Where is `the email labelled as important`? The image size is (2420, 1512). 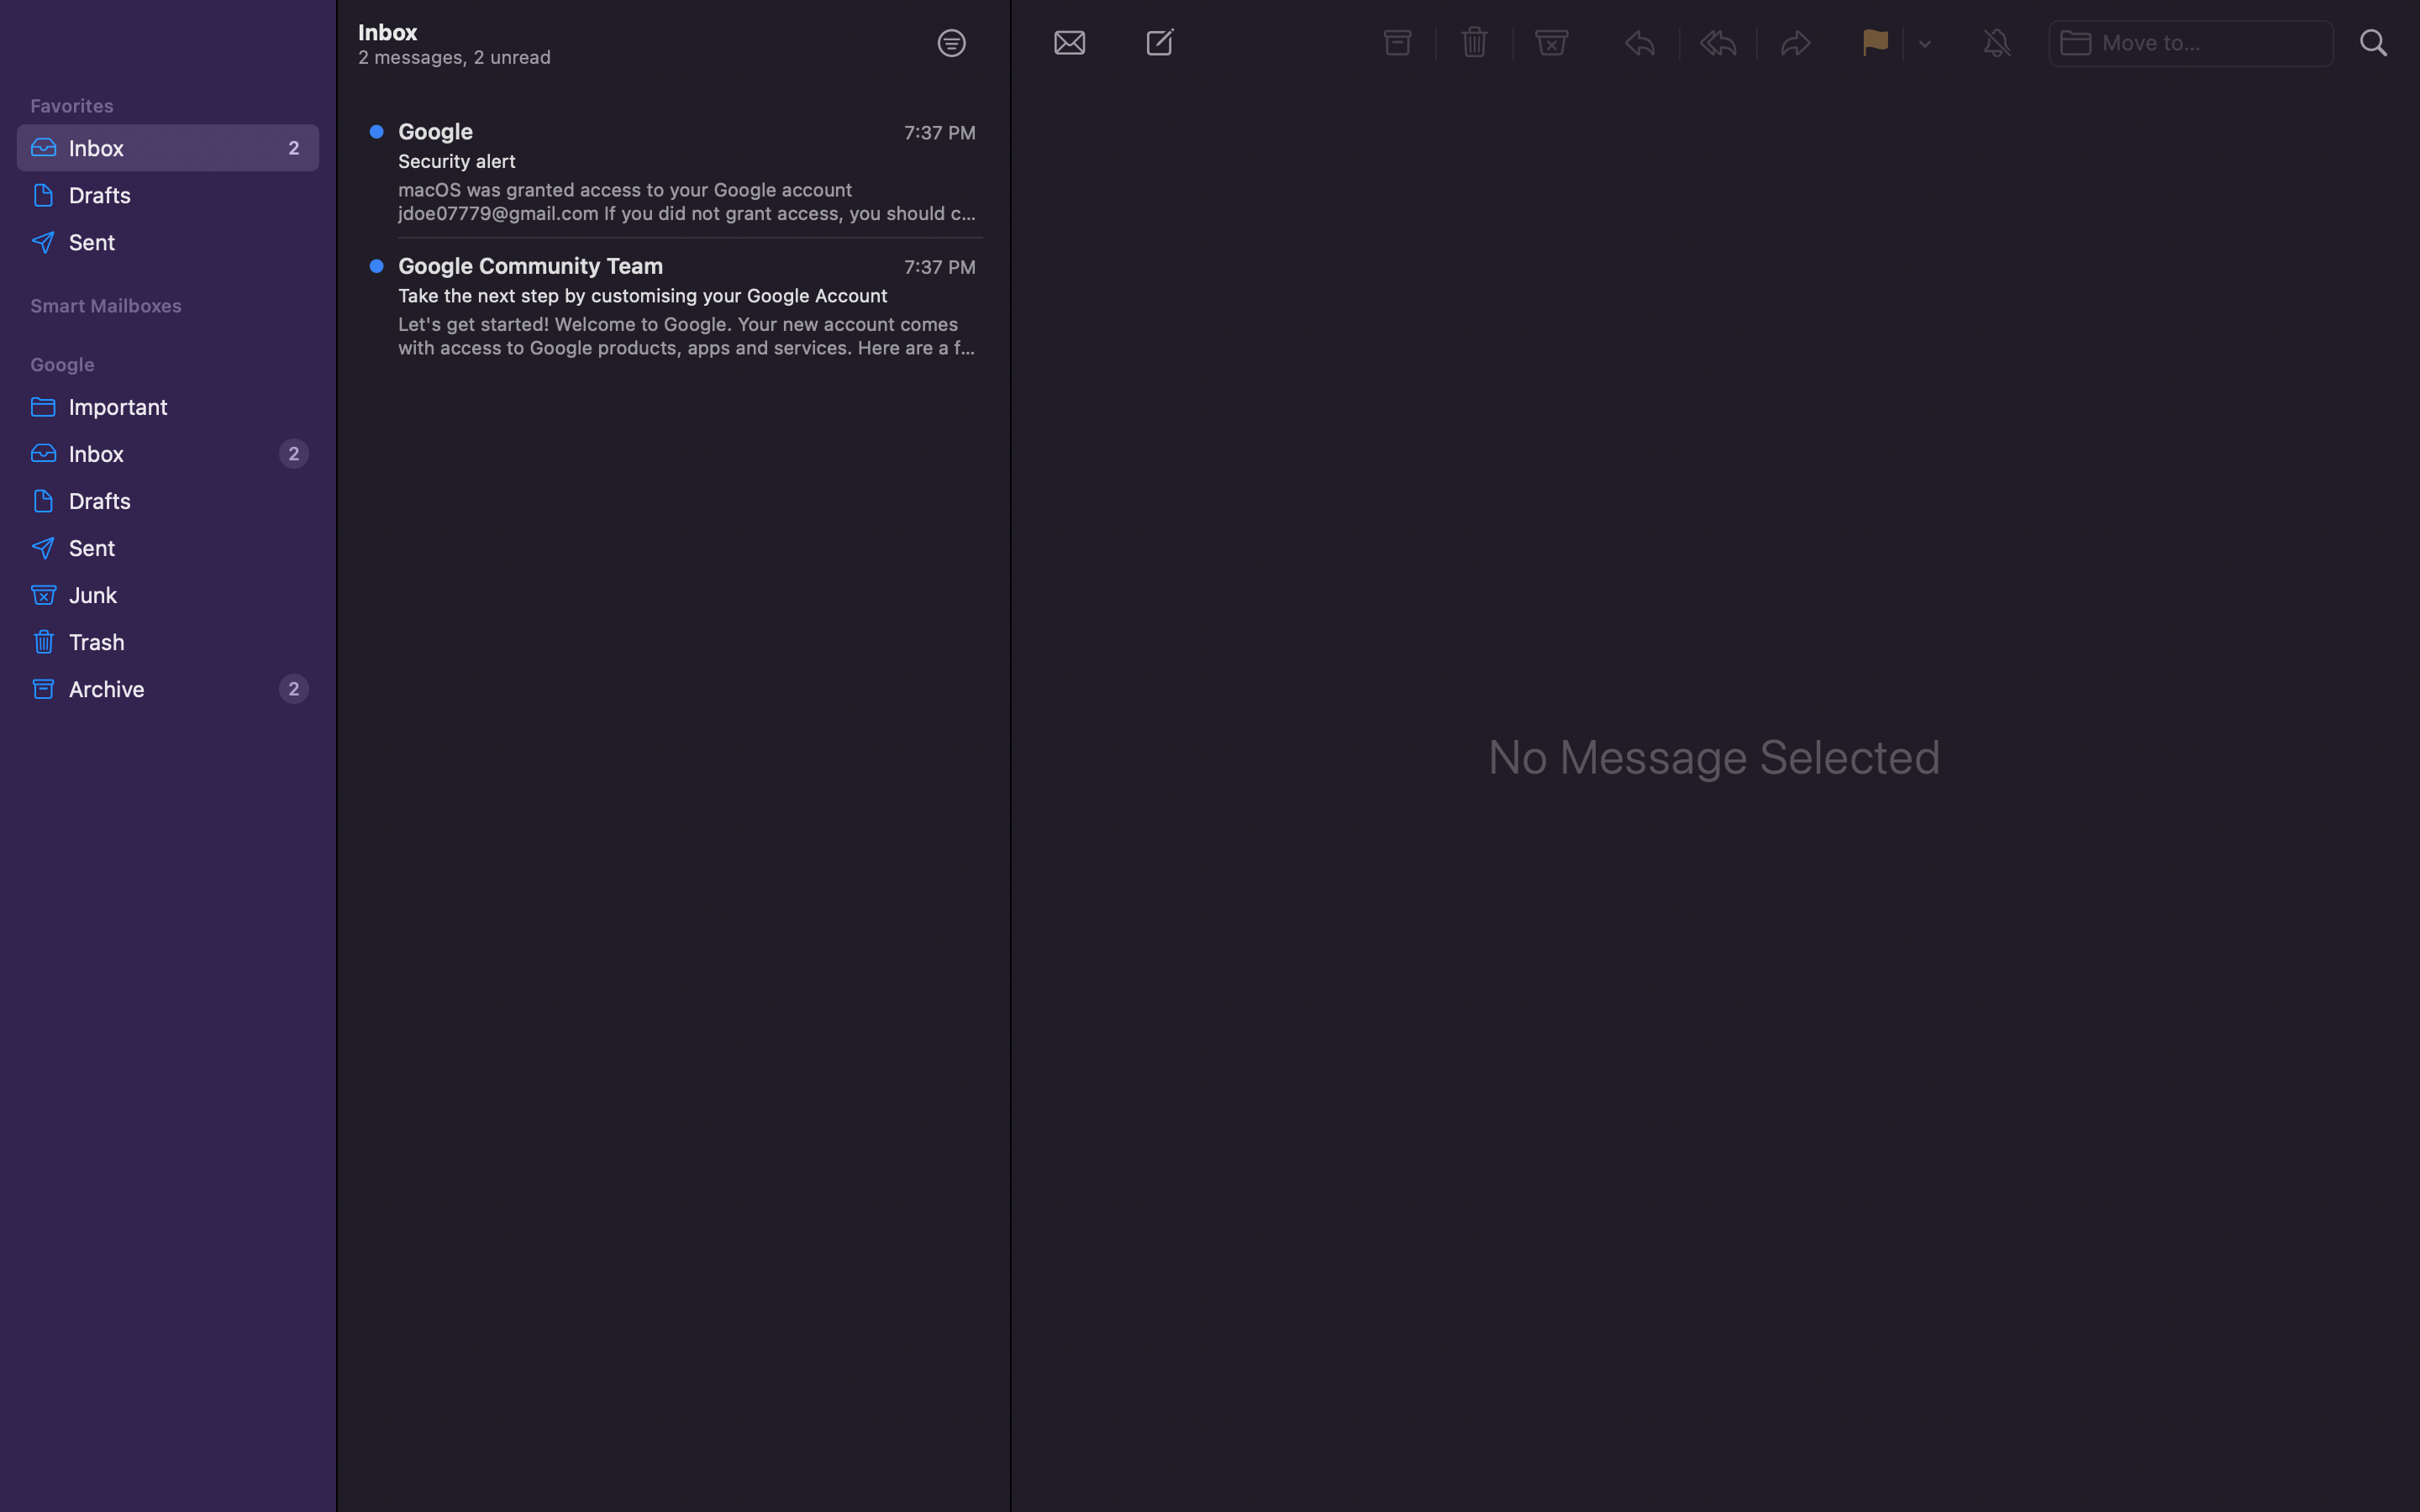 the email labelled as important is located at coordinates (164, 403).